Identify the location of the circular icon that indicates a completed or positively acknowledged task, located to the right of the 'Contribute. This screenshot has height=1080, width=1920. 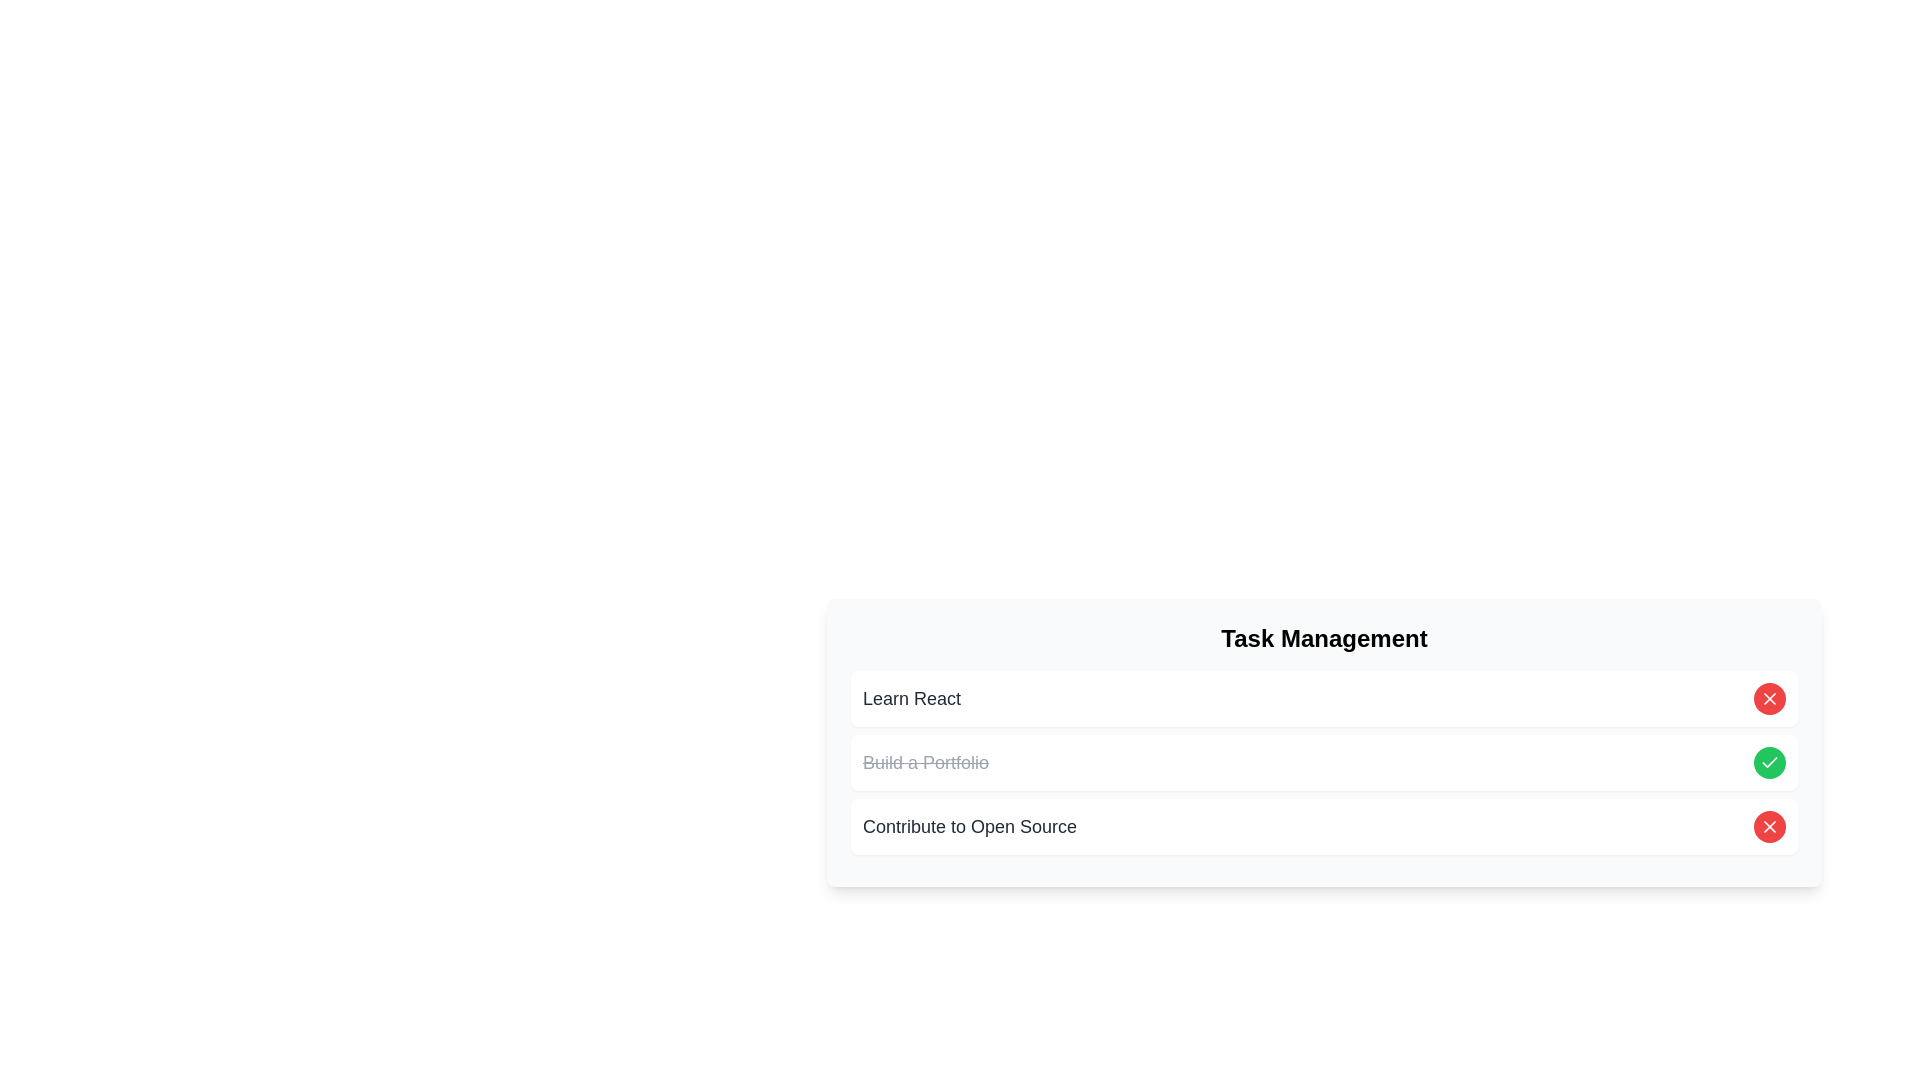
(1770, 762).